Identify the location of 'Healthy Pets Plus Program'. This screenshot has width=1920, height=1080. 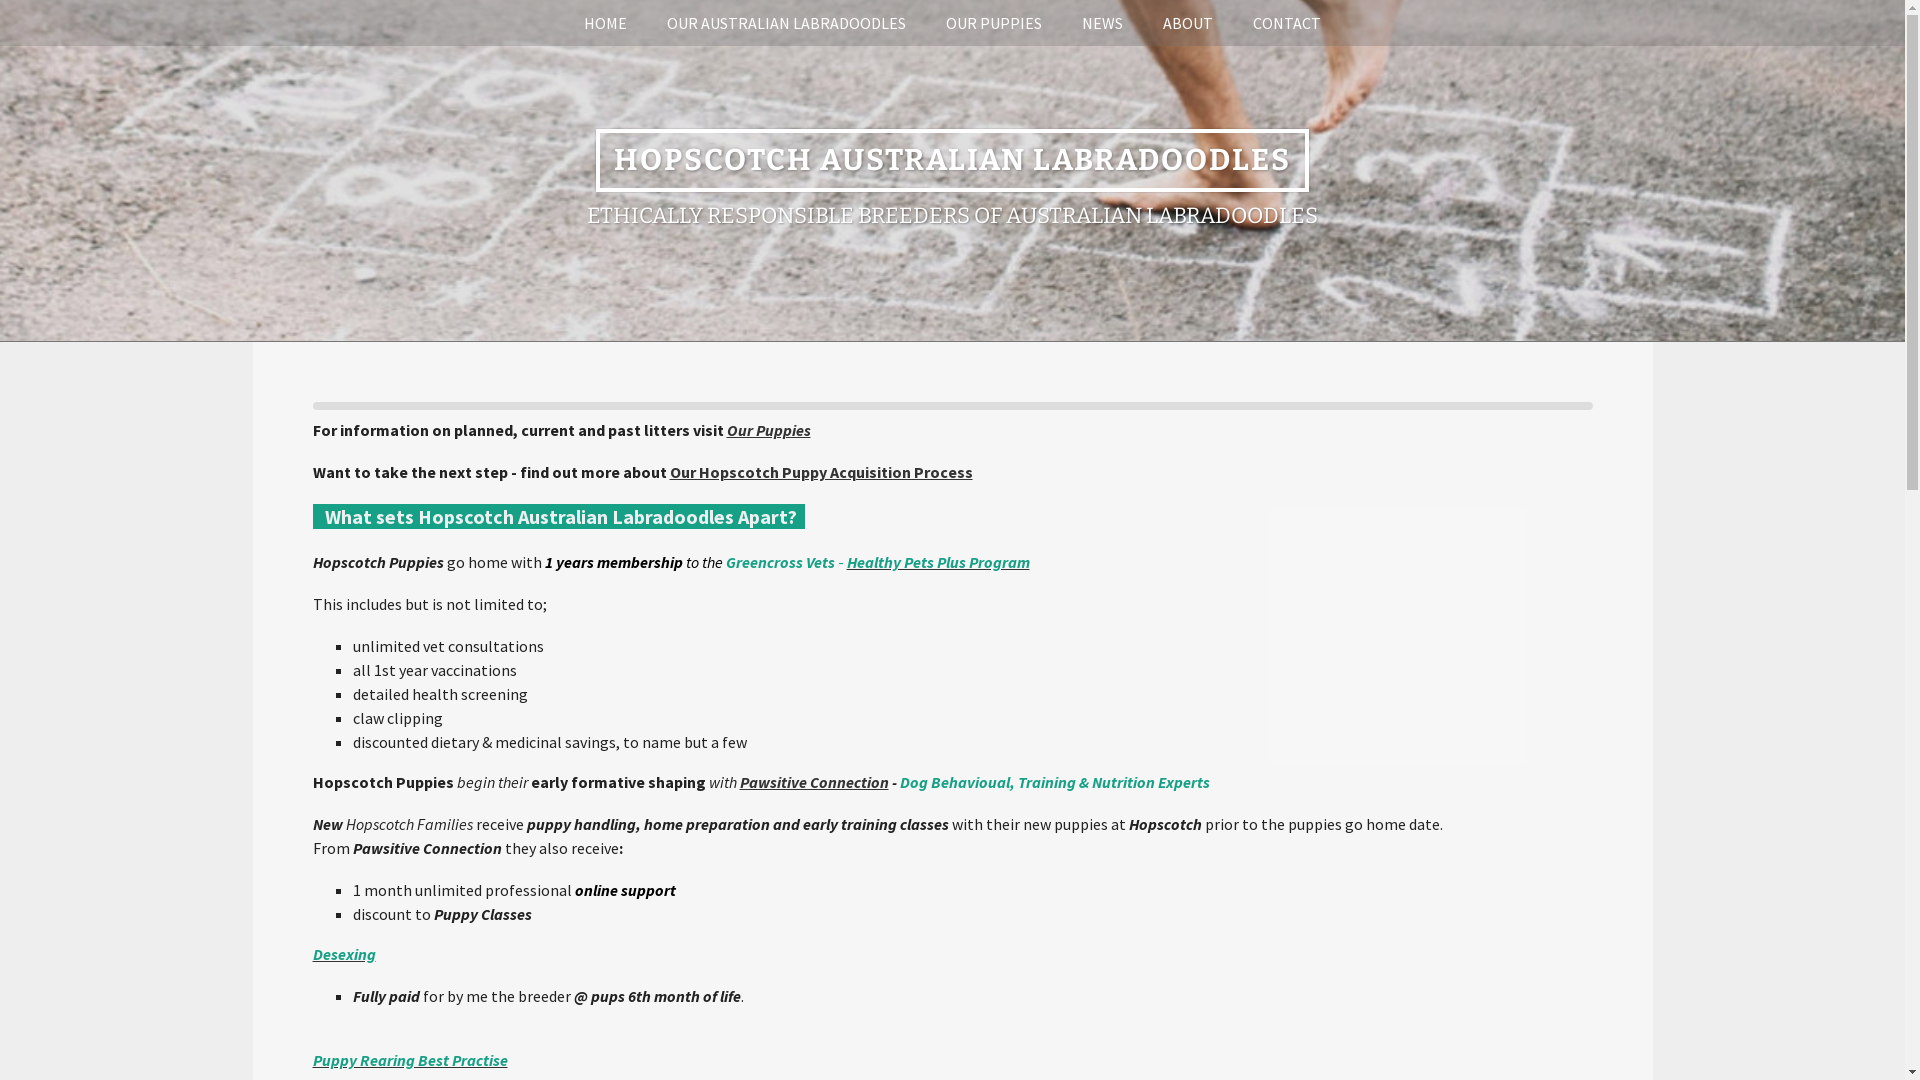
(936, 562).